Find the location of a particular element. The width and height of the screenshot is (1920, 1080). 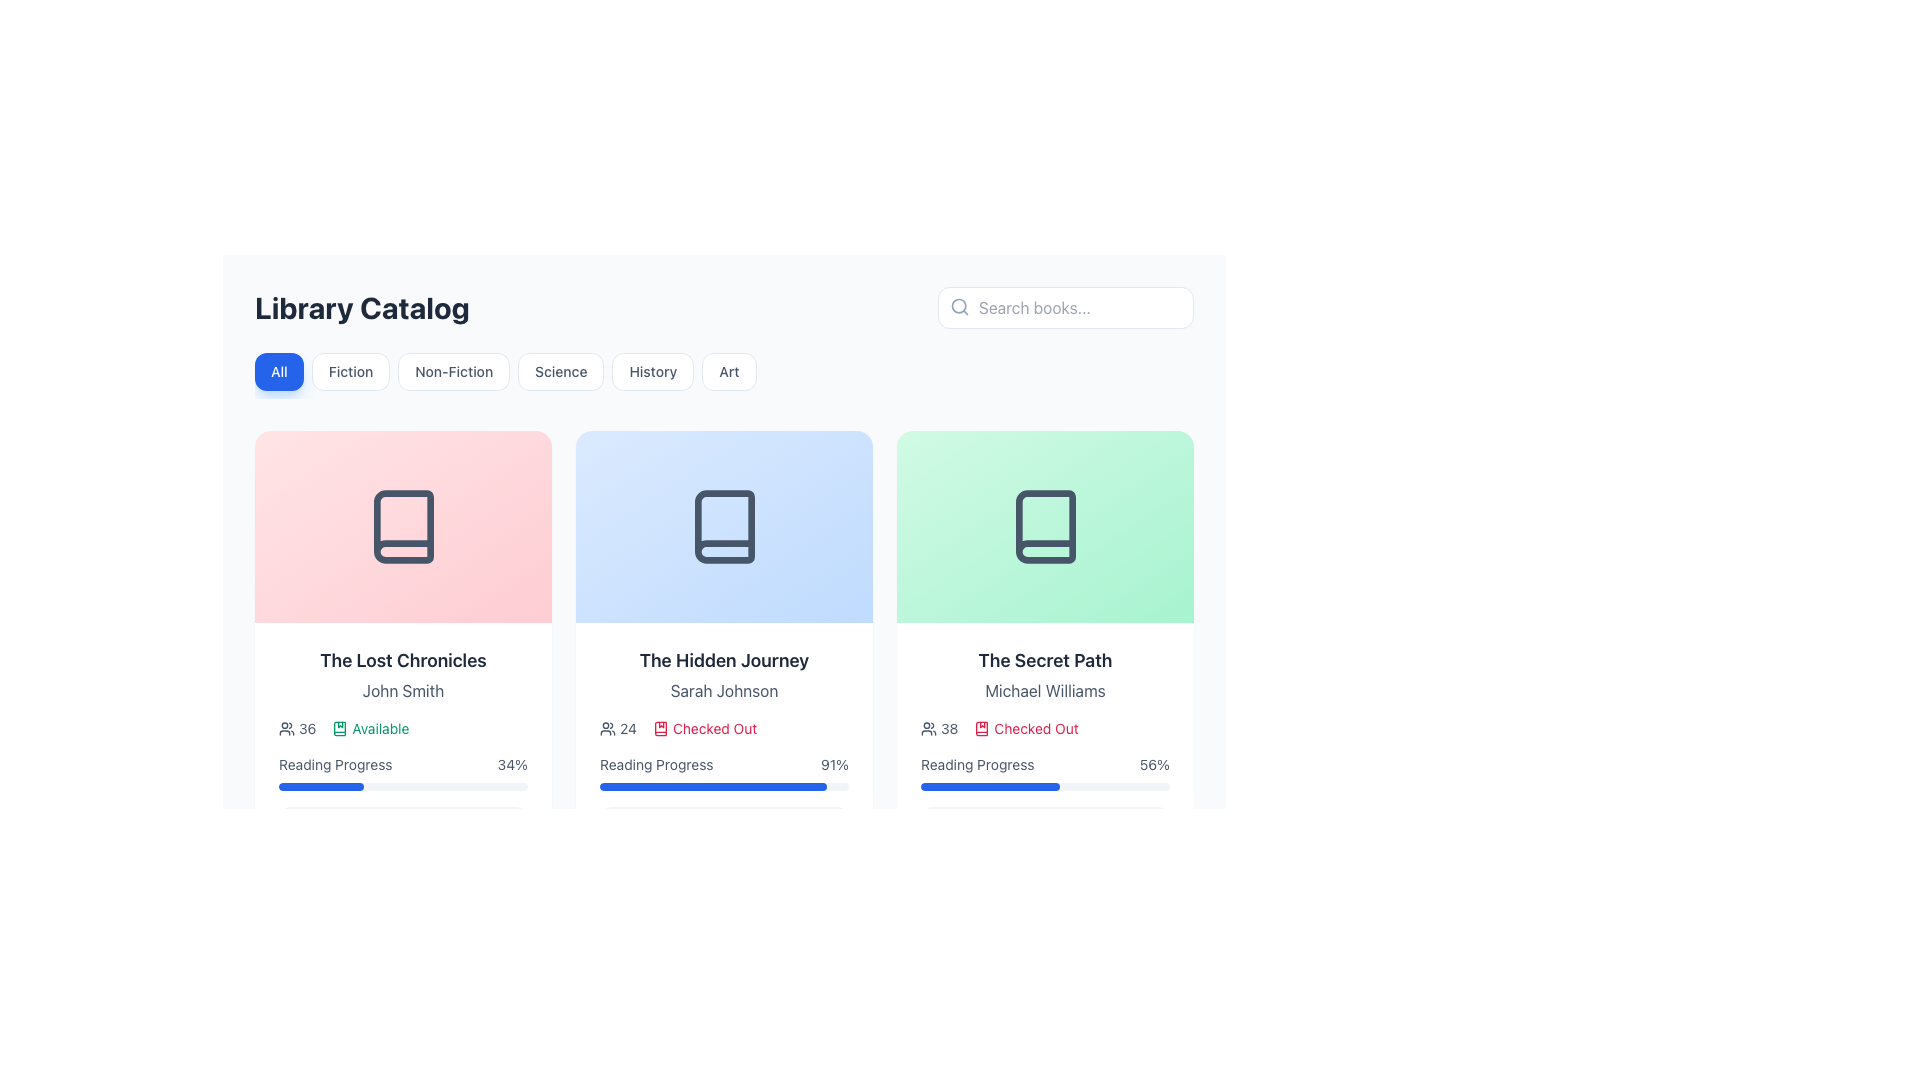

the information displayed by the text-and-icon component representing a count of users, located in the first card below 'The Lost Chronicles' is located at coordinates (296, 729).